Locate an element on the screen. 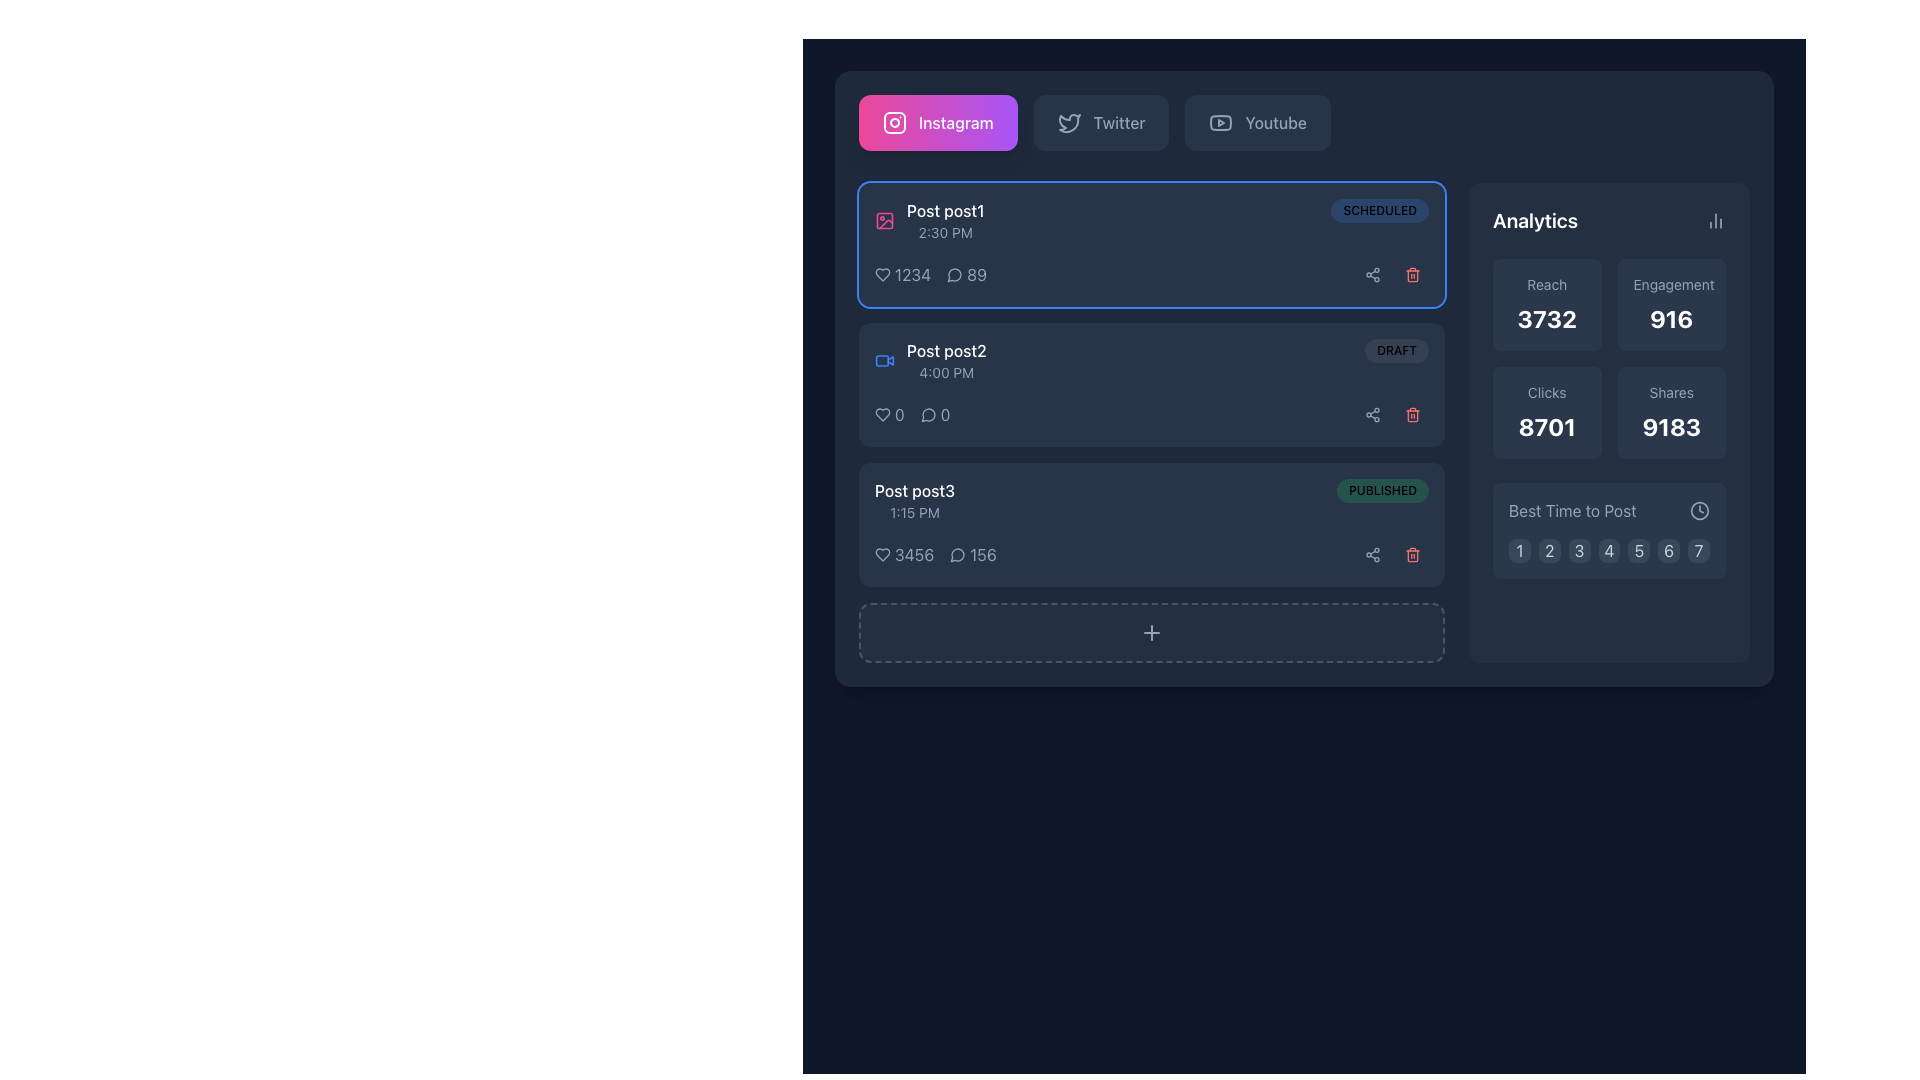  the sixth button in the horizontally aligned grid under the 'Best Time to Post' section in the 'Analytics' group is located at coordinates (1669, 551).